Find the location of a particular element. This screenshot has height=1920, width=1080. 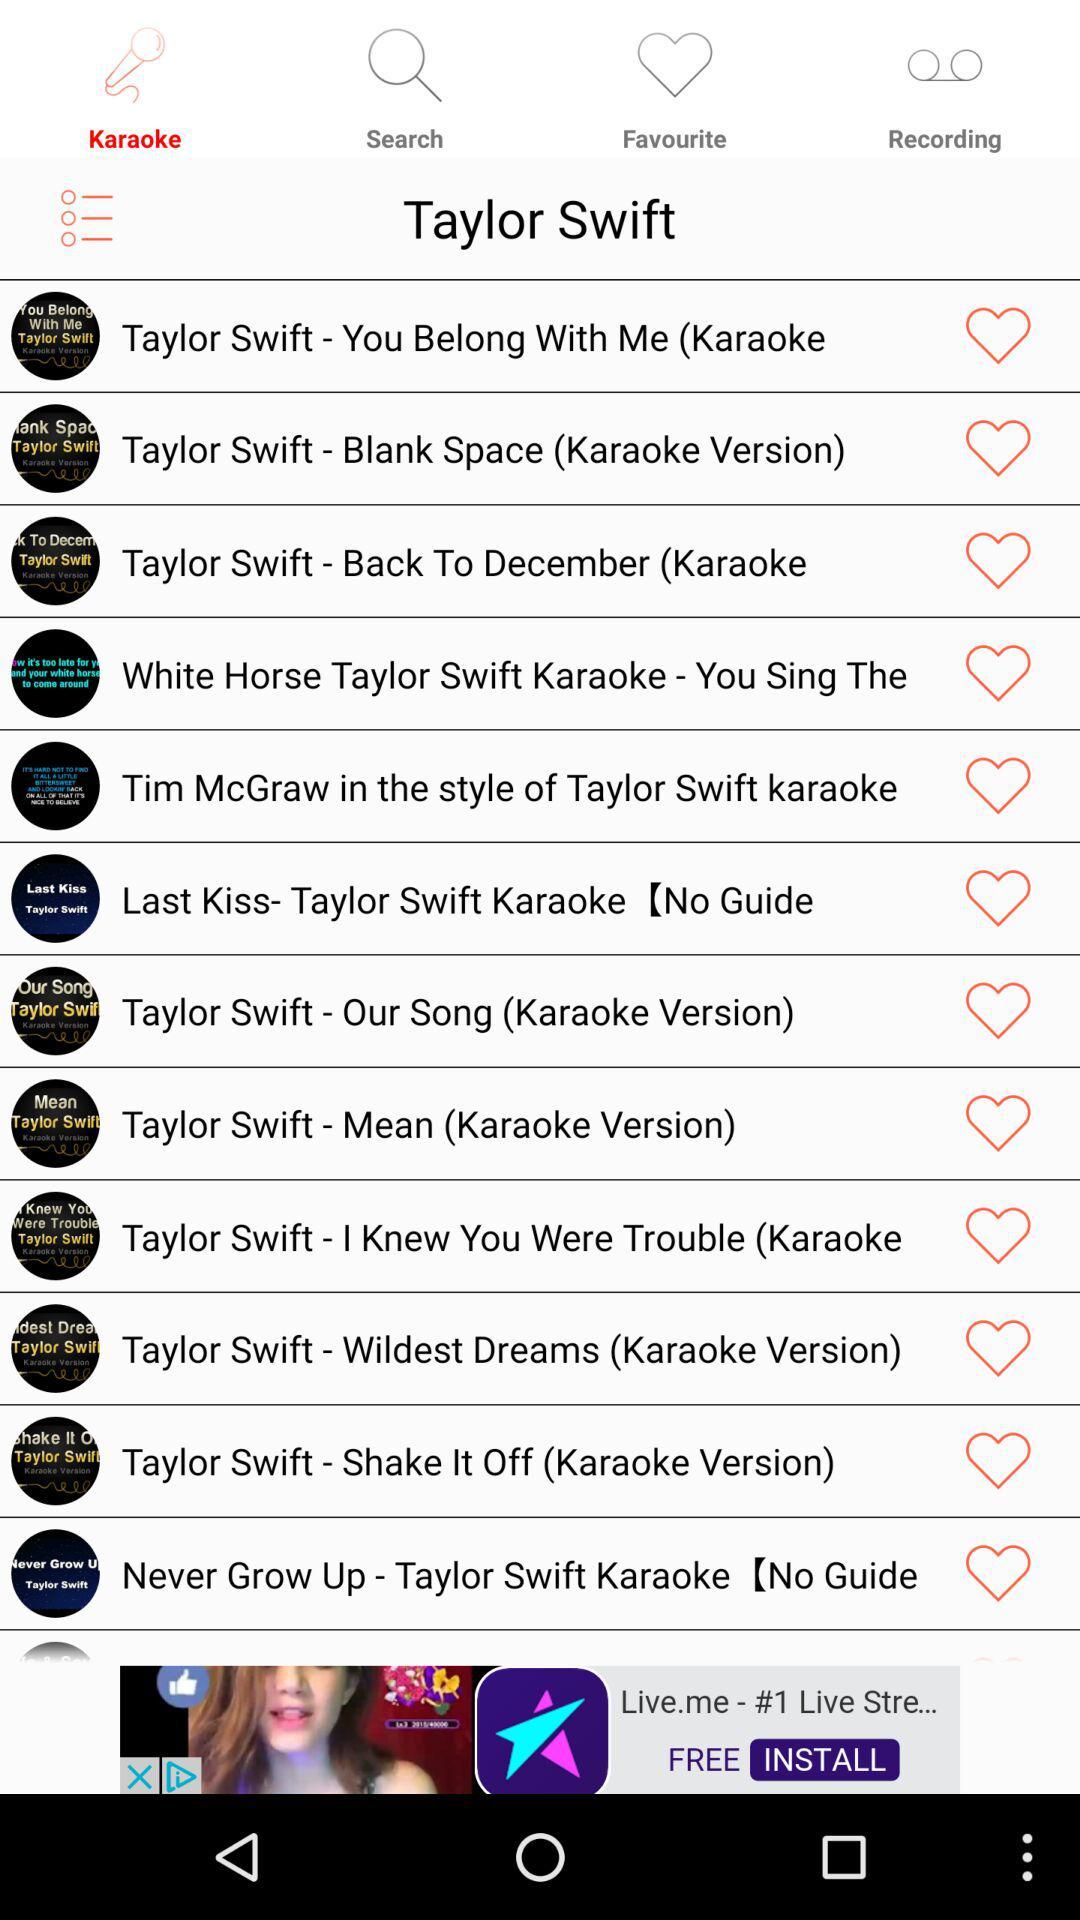

option is located at coordinates (998, 1348).